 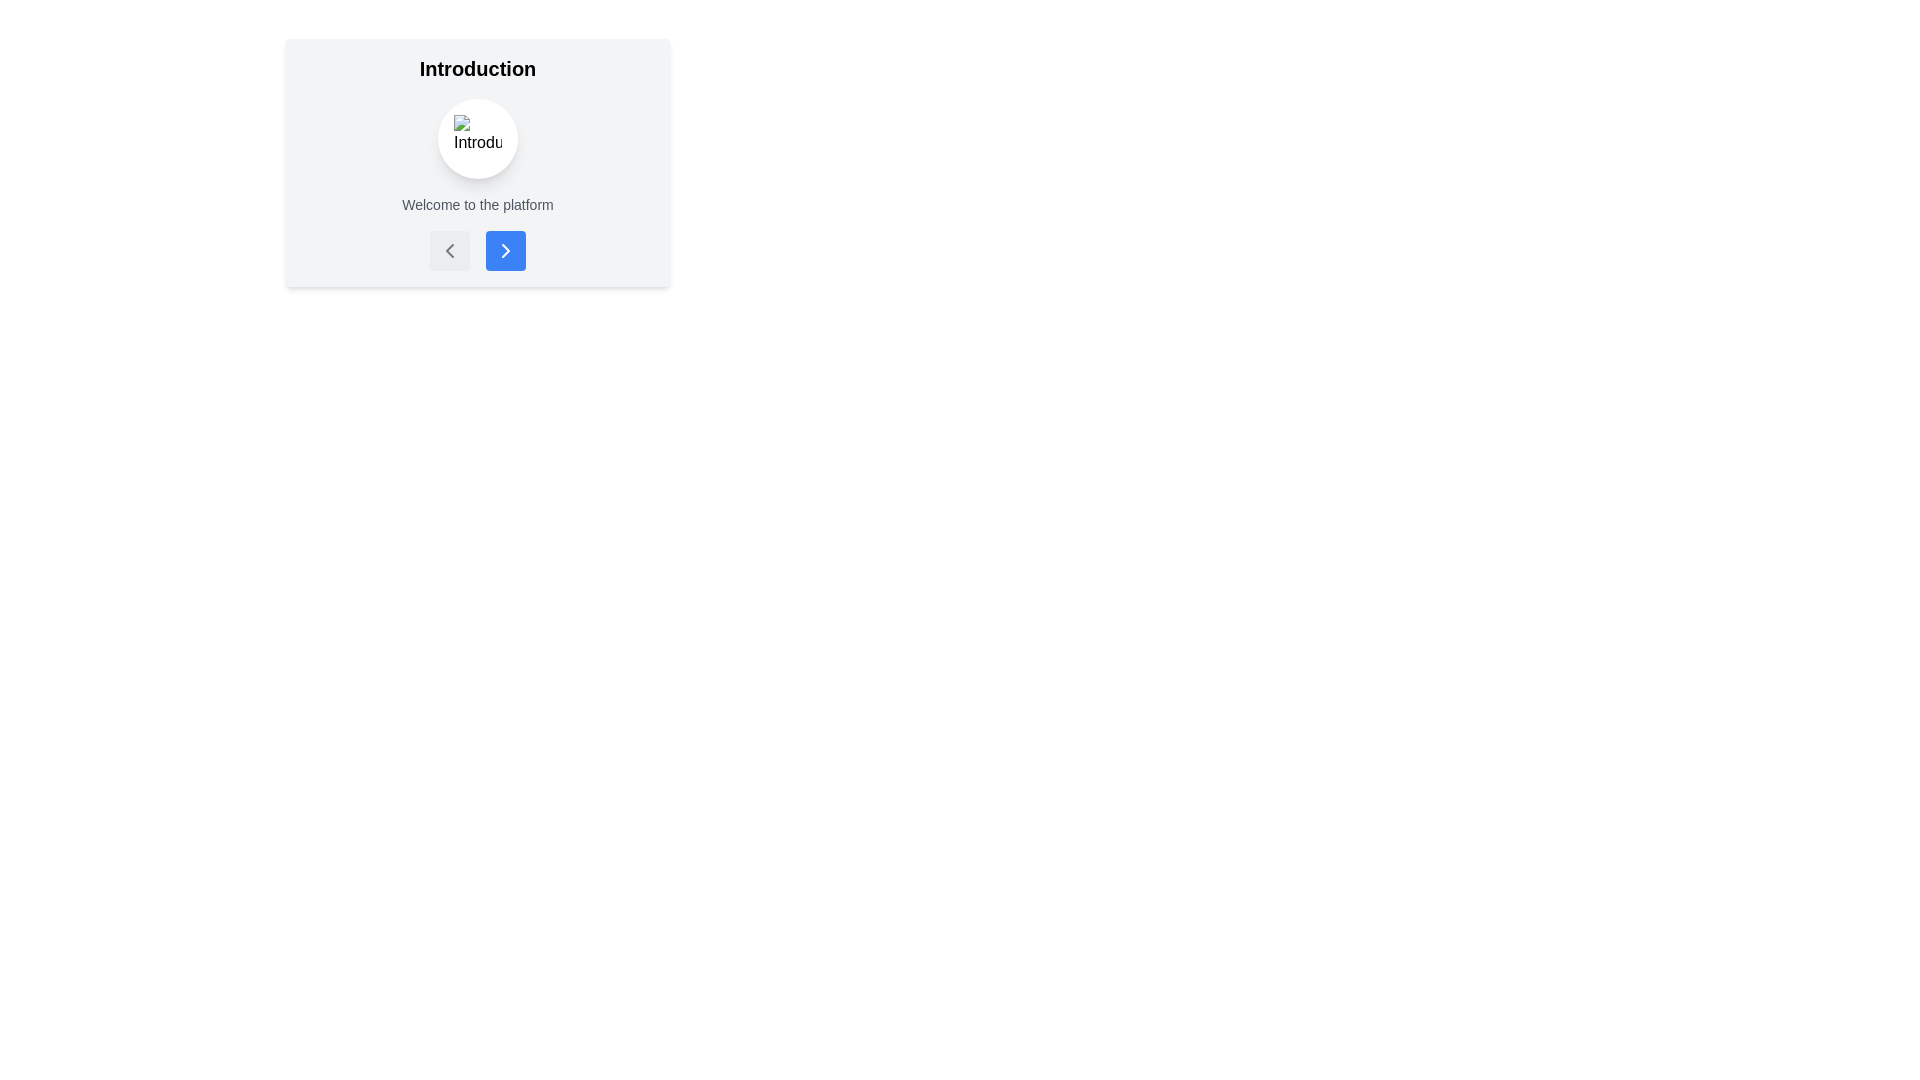 What do you see at coordinates (477, 137) in the screenshot?
I see `the circular button with a white background and embedded missing image icon, located between the title 'Introduction' and the subtitle 'Welcome to the platform.'` at bounding box center [477, 137].